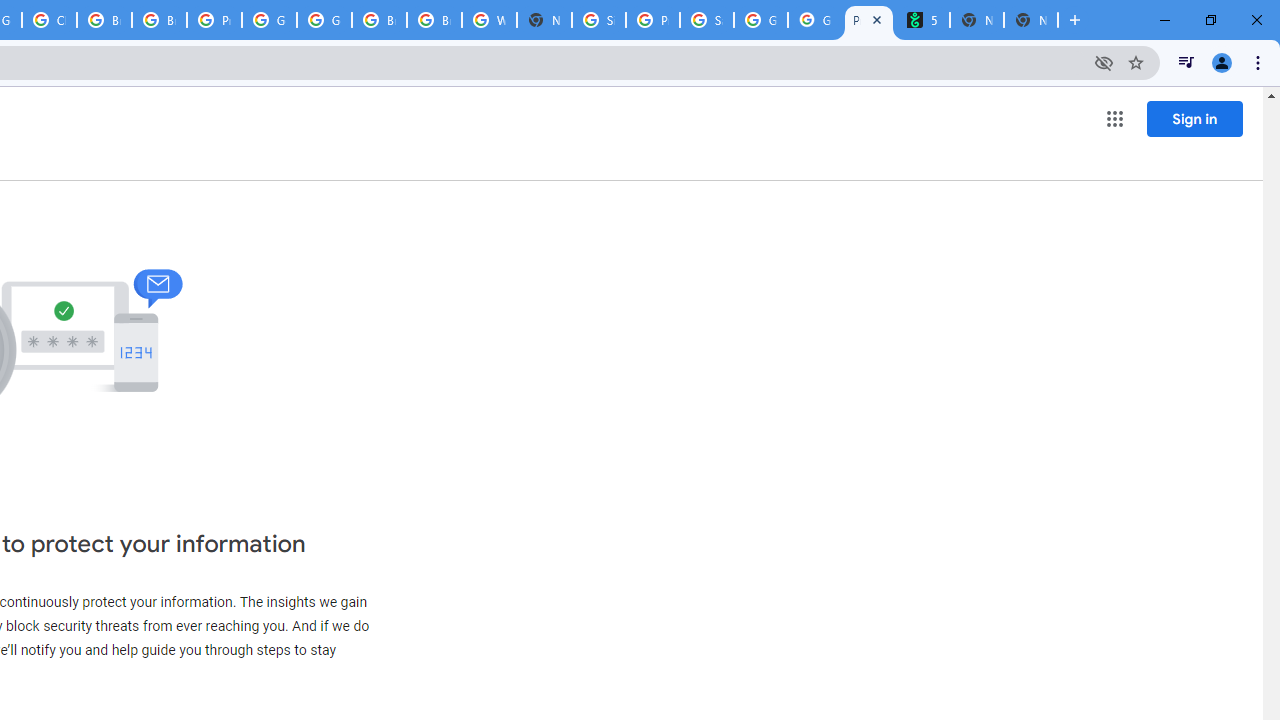 Image resolution: width=1280 pixels, height=720 pixels. Describe the element at coordinates (379, 20) in the screenshot. I see `'Browse Chrome as a guest - Computer - Google Chrome Help'` at that location.